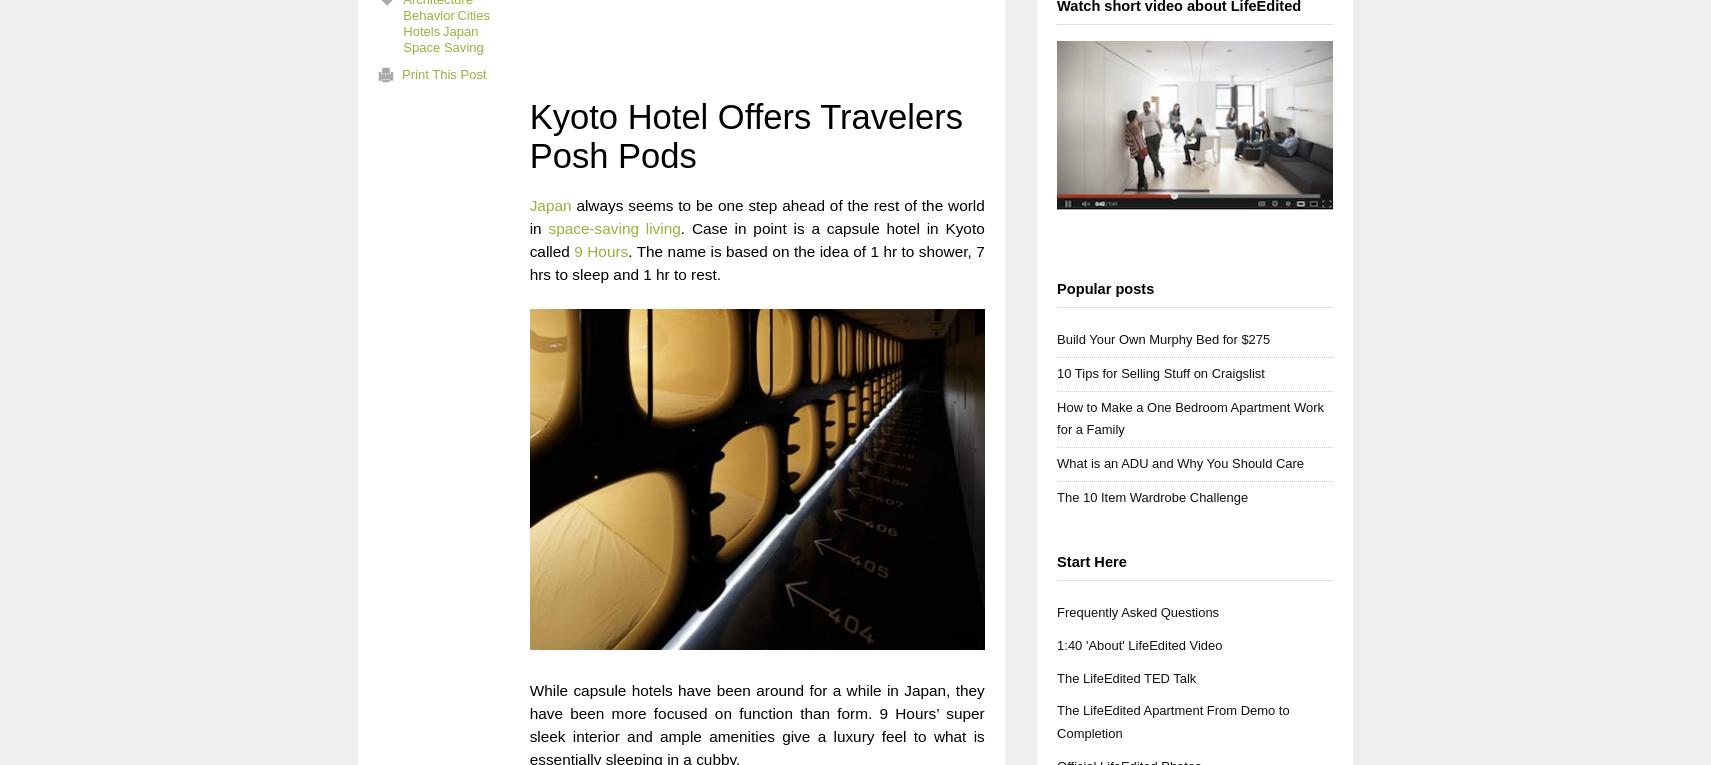 This screenshot has height=765, width=1711. I want to click on '. The name is based on the idea of 1 hr to shower, 7 hrs to sleep and 1 hr to rest.', so click(529, 262).